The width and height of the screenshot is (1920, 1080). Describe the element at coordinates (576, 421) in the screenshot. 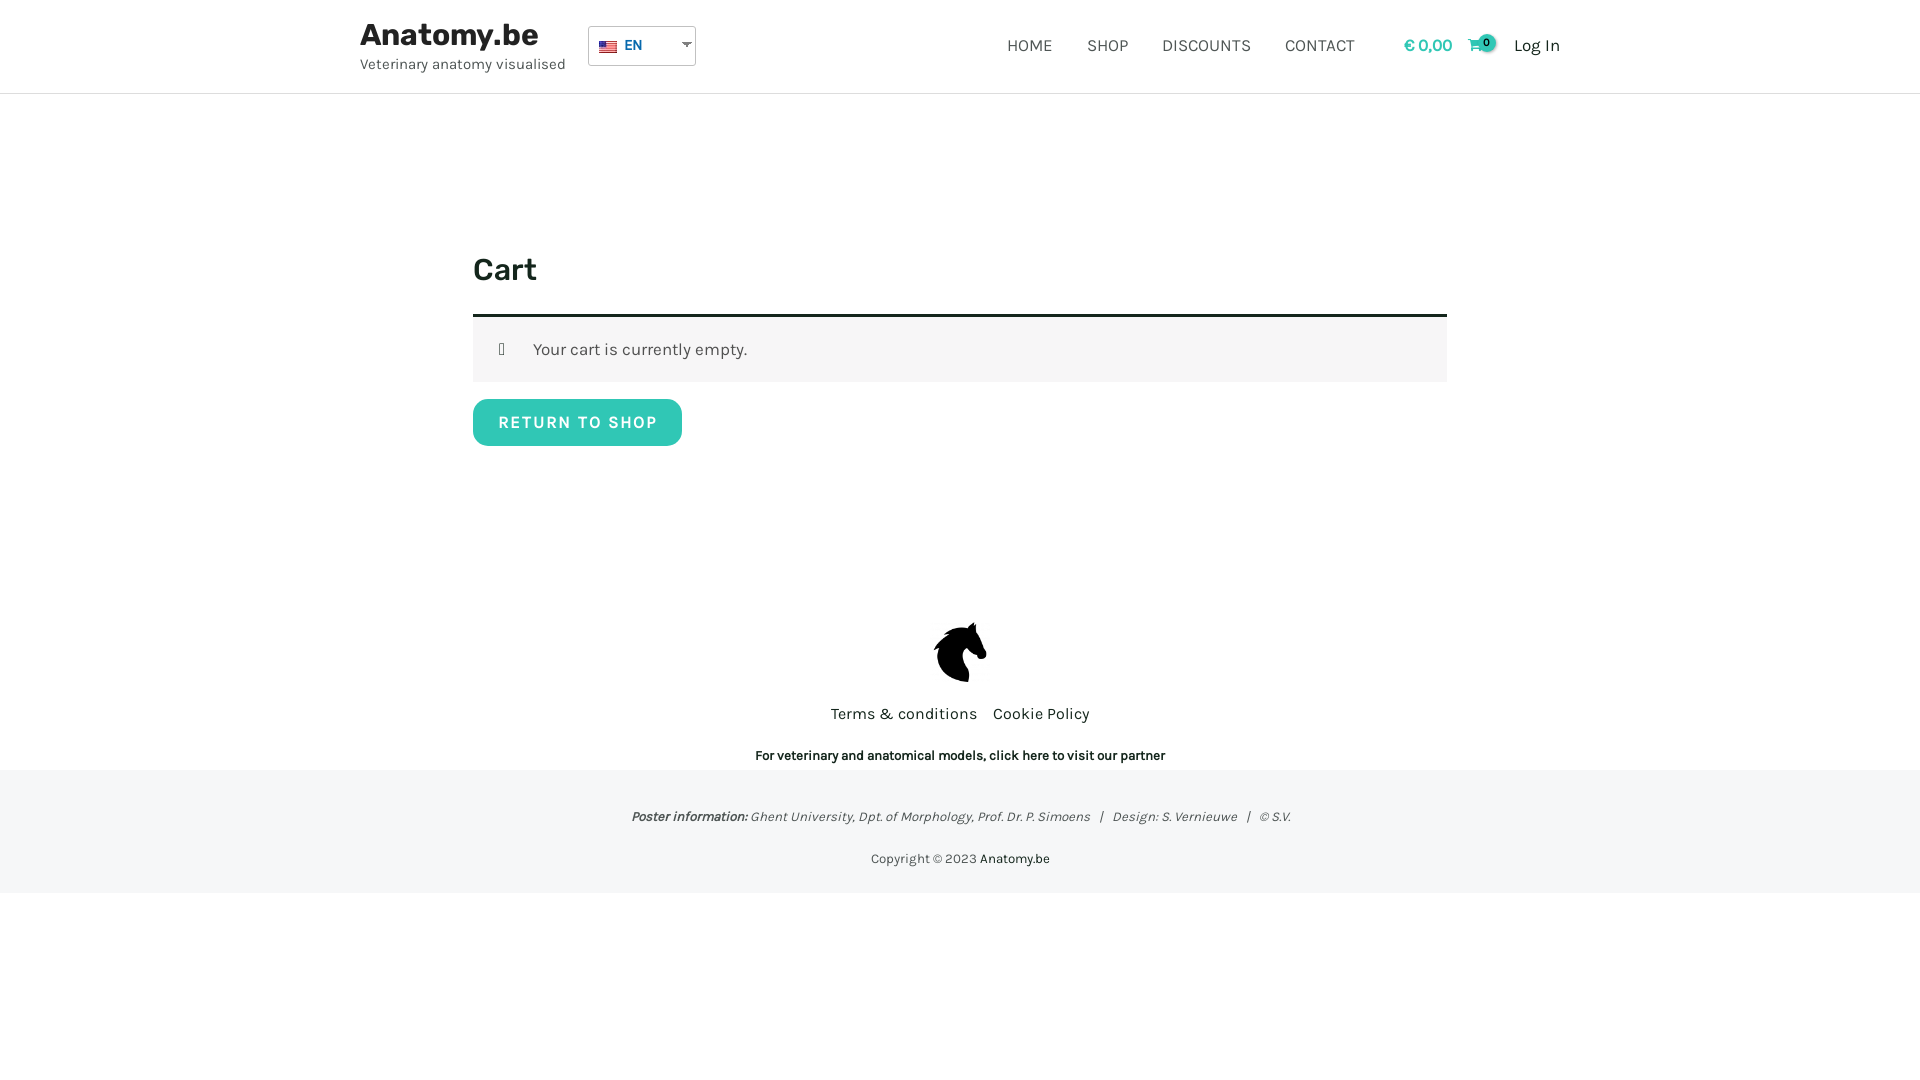

I see `'RETURN TO SHOP'` at that location.